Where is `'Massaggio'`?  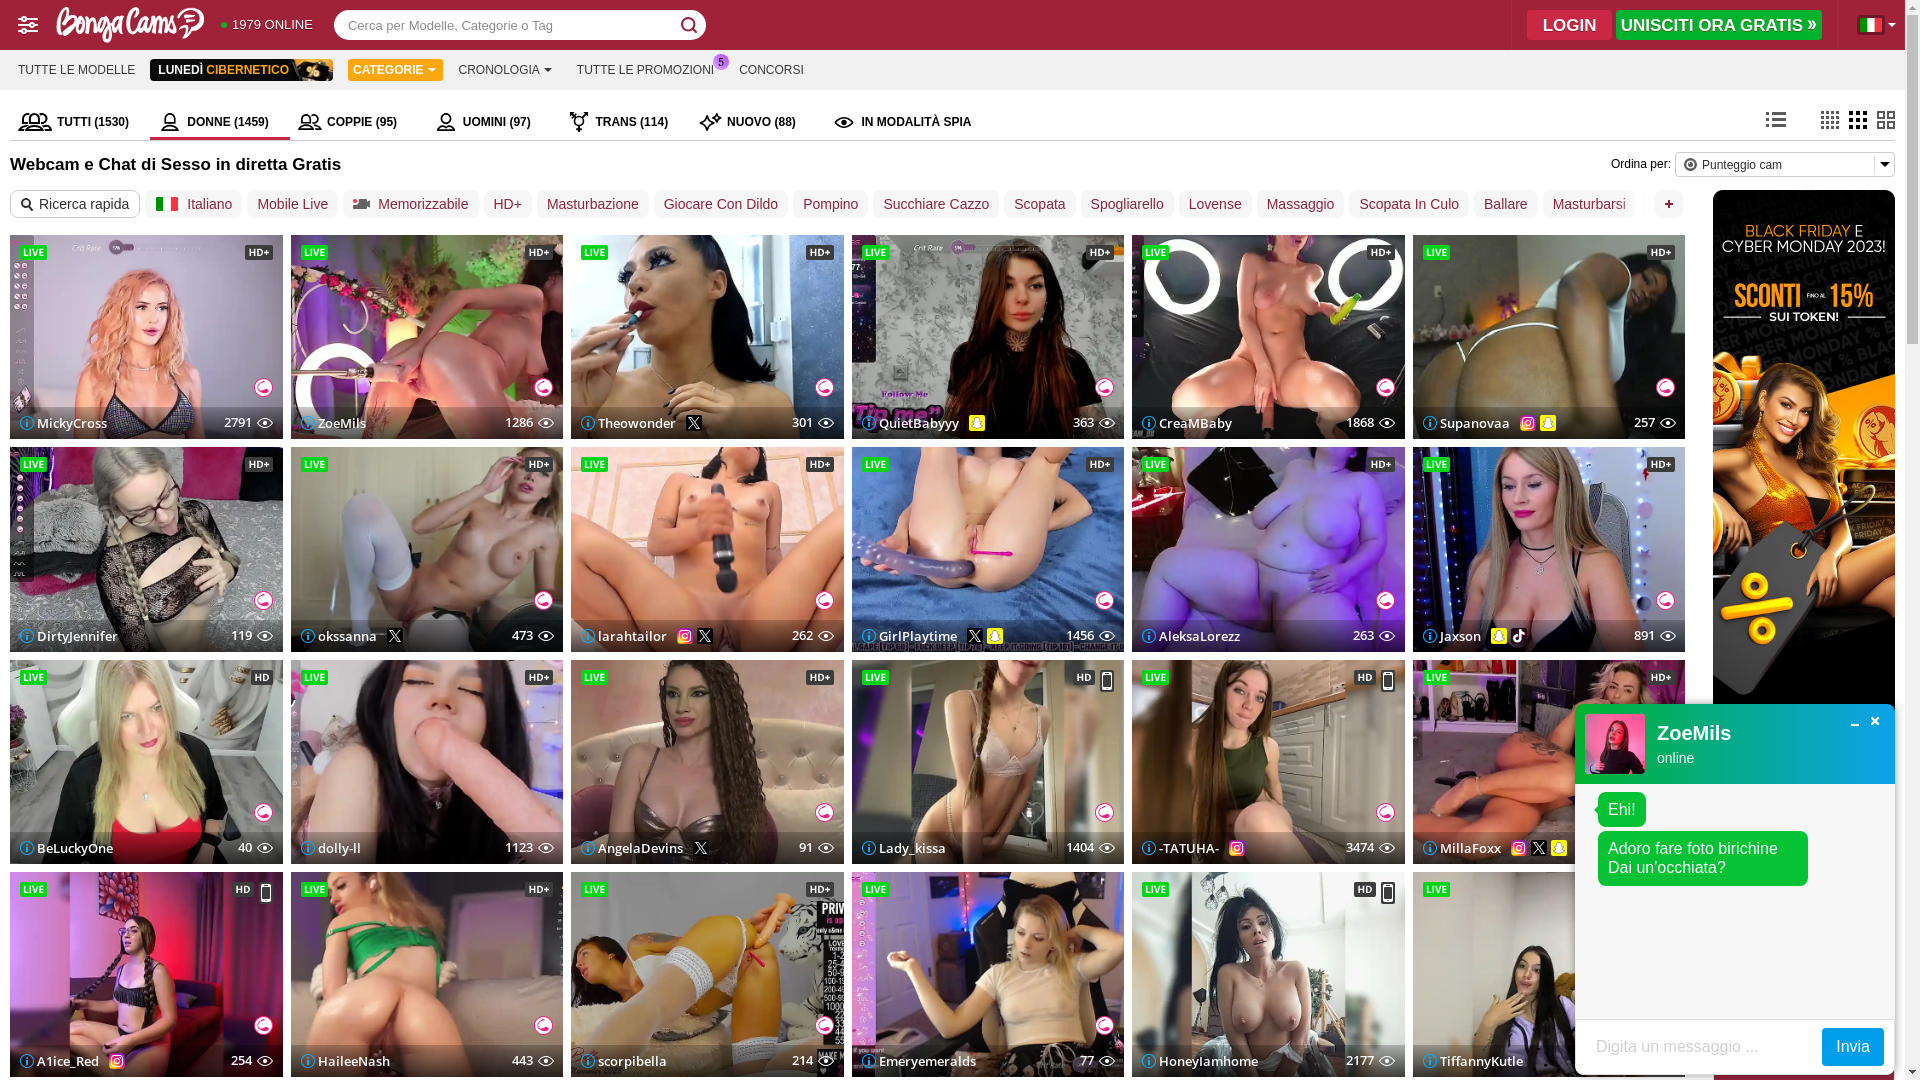 'Massaggio' is located at coordinates (1300, 204).